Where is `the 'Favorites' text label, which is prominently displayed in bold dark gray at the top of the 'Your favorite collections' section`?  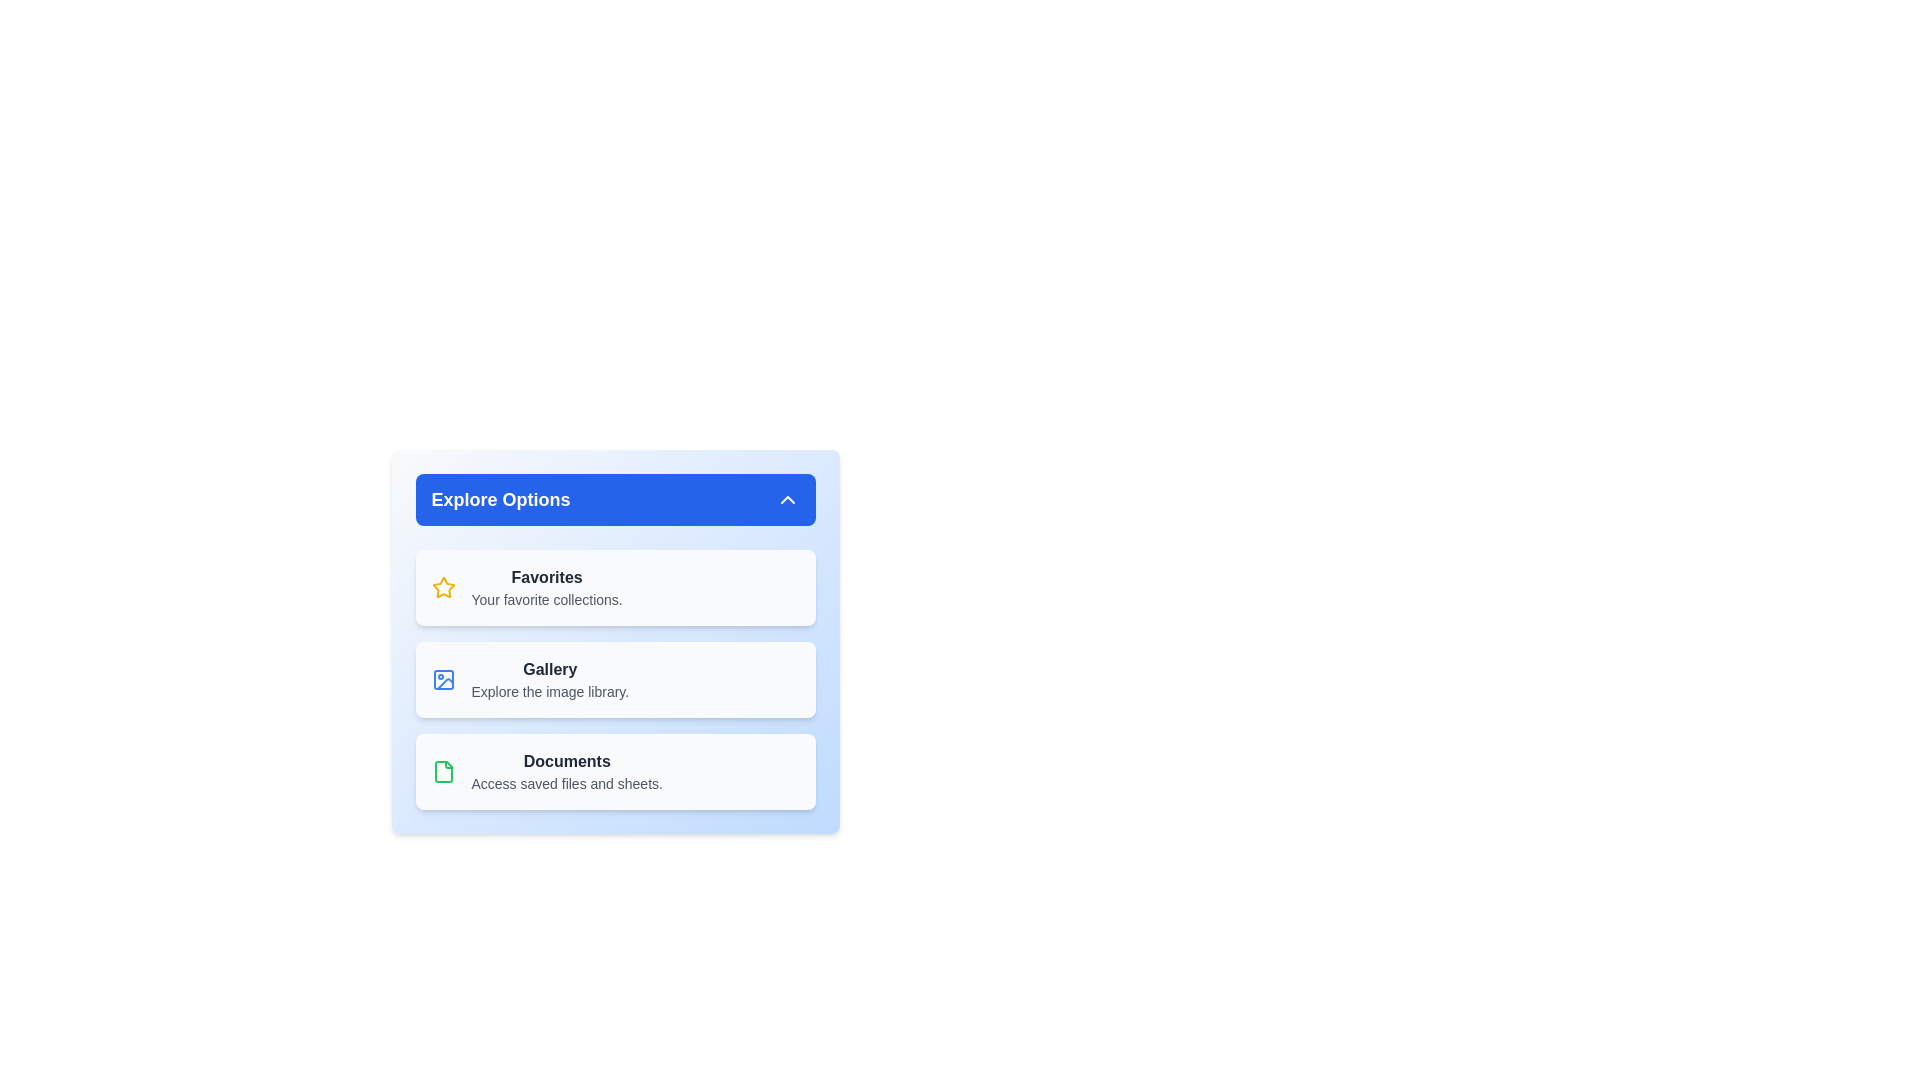
the 'Favorites' text label, which is prominently displayed in bold dark gray at the top of the 'Your favorite collections' section is located at coordinates (547, 578).